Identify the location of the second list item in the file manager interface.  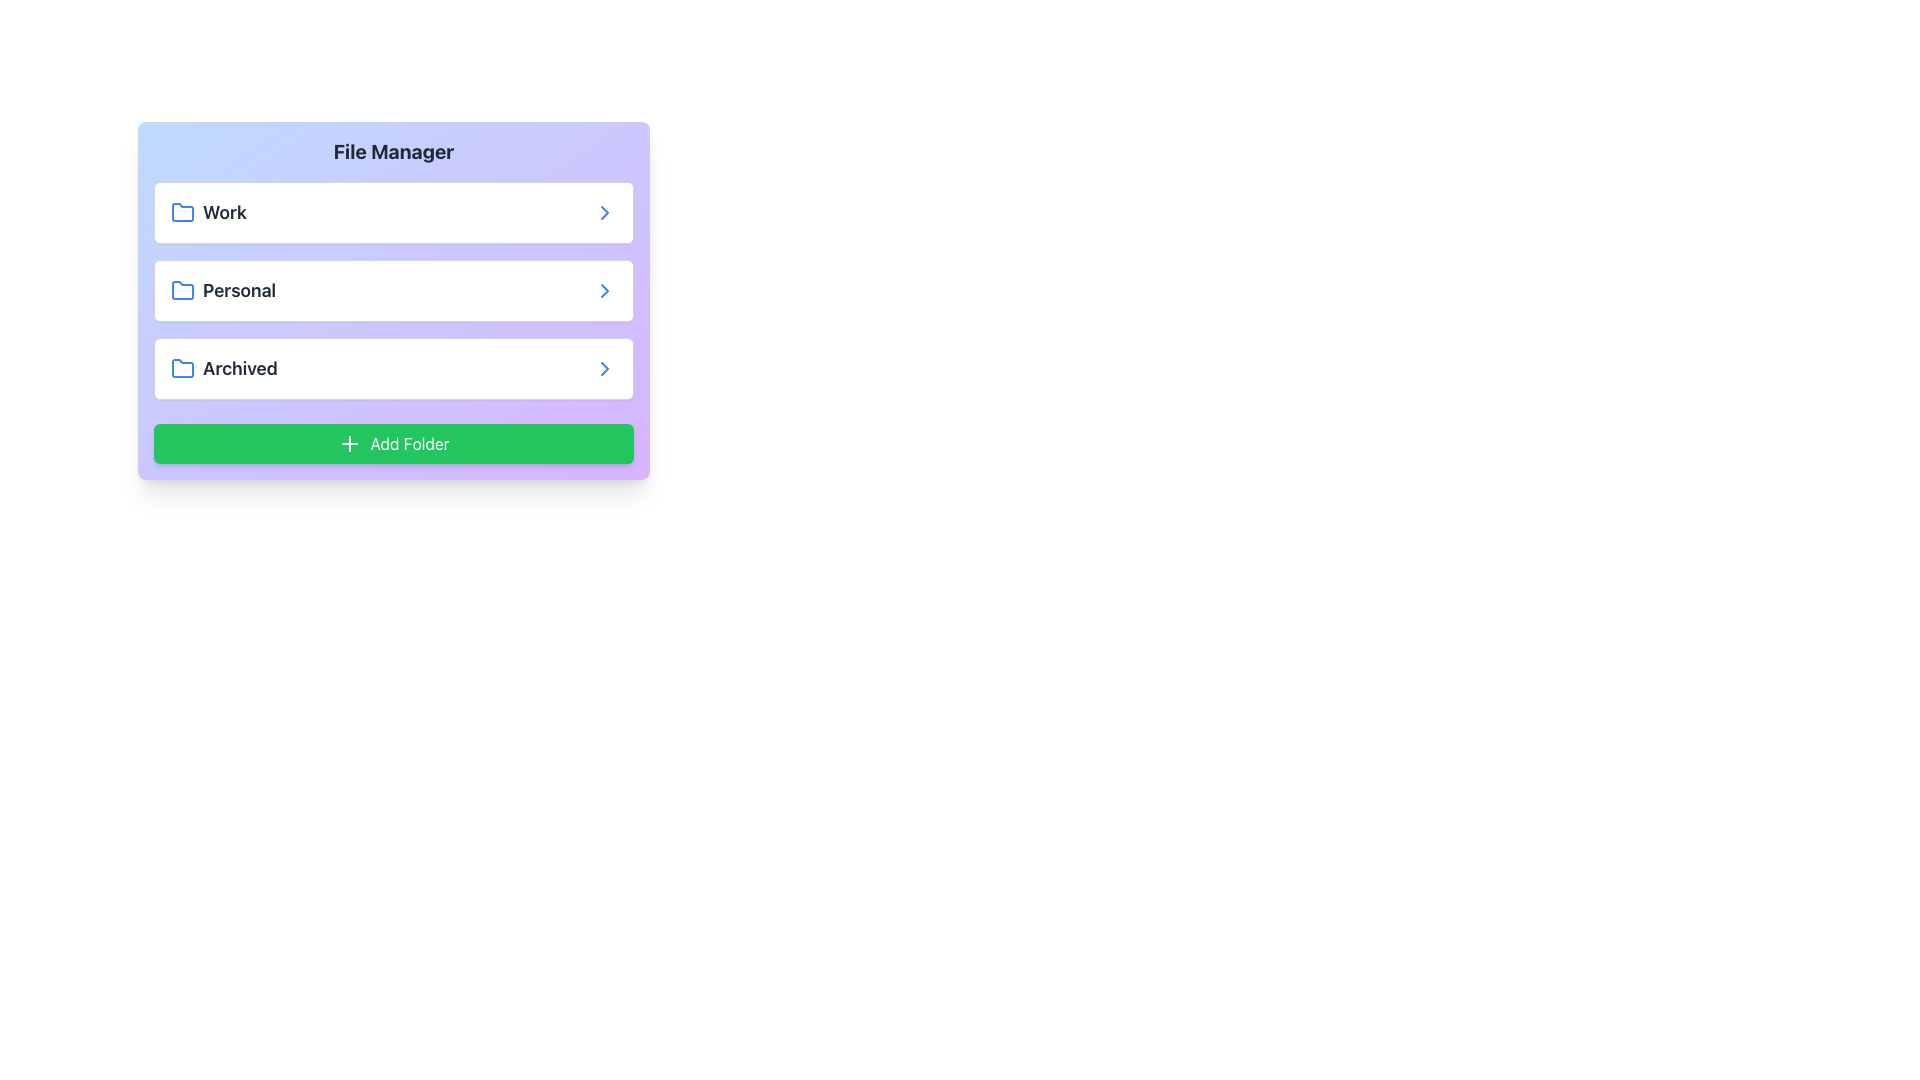
(393, 290).